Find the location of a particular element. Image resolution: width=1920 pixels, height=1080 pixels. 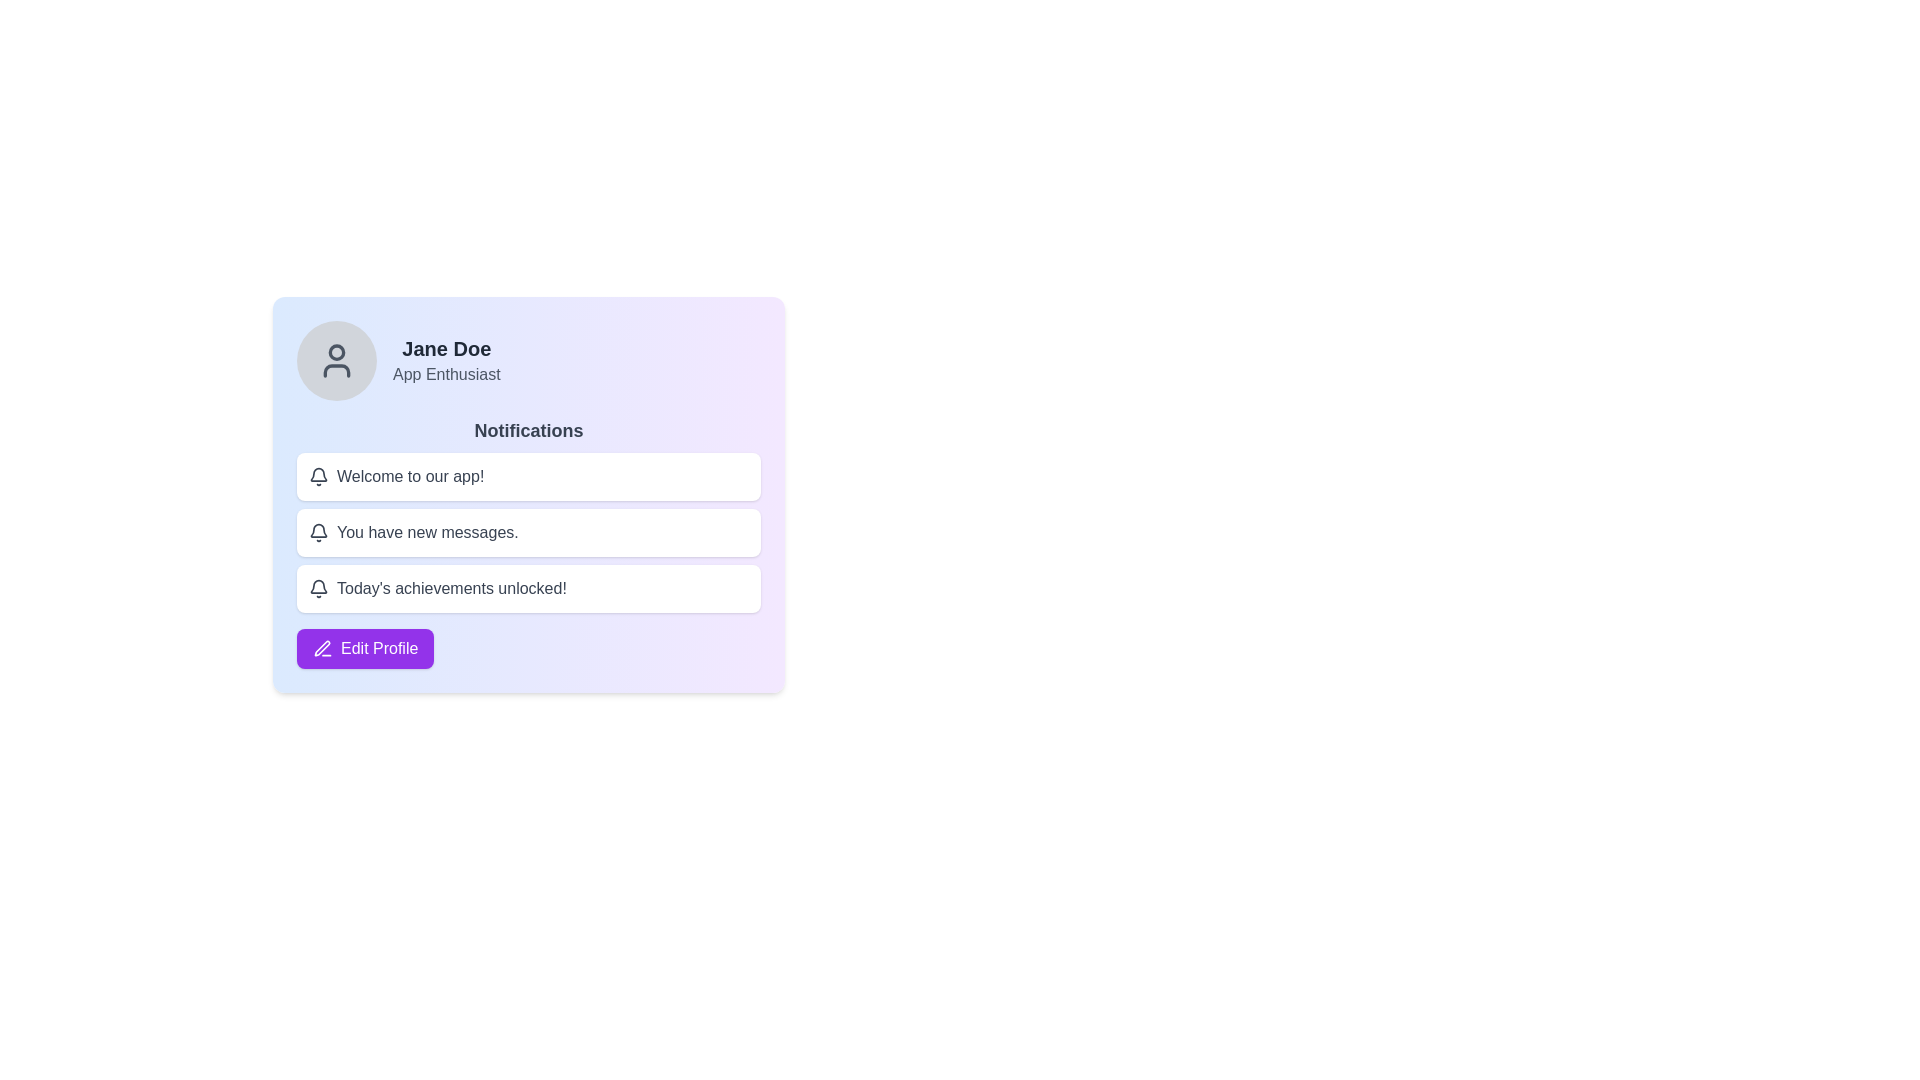

the notification icon located within the notification card for 'You have new messages.' This icon is positioned to the left of the message text and slightly above its vertical center is located at coordinates (317, 531).